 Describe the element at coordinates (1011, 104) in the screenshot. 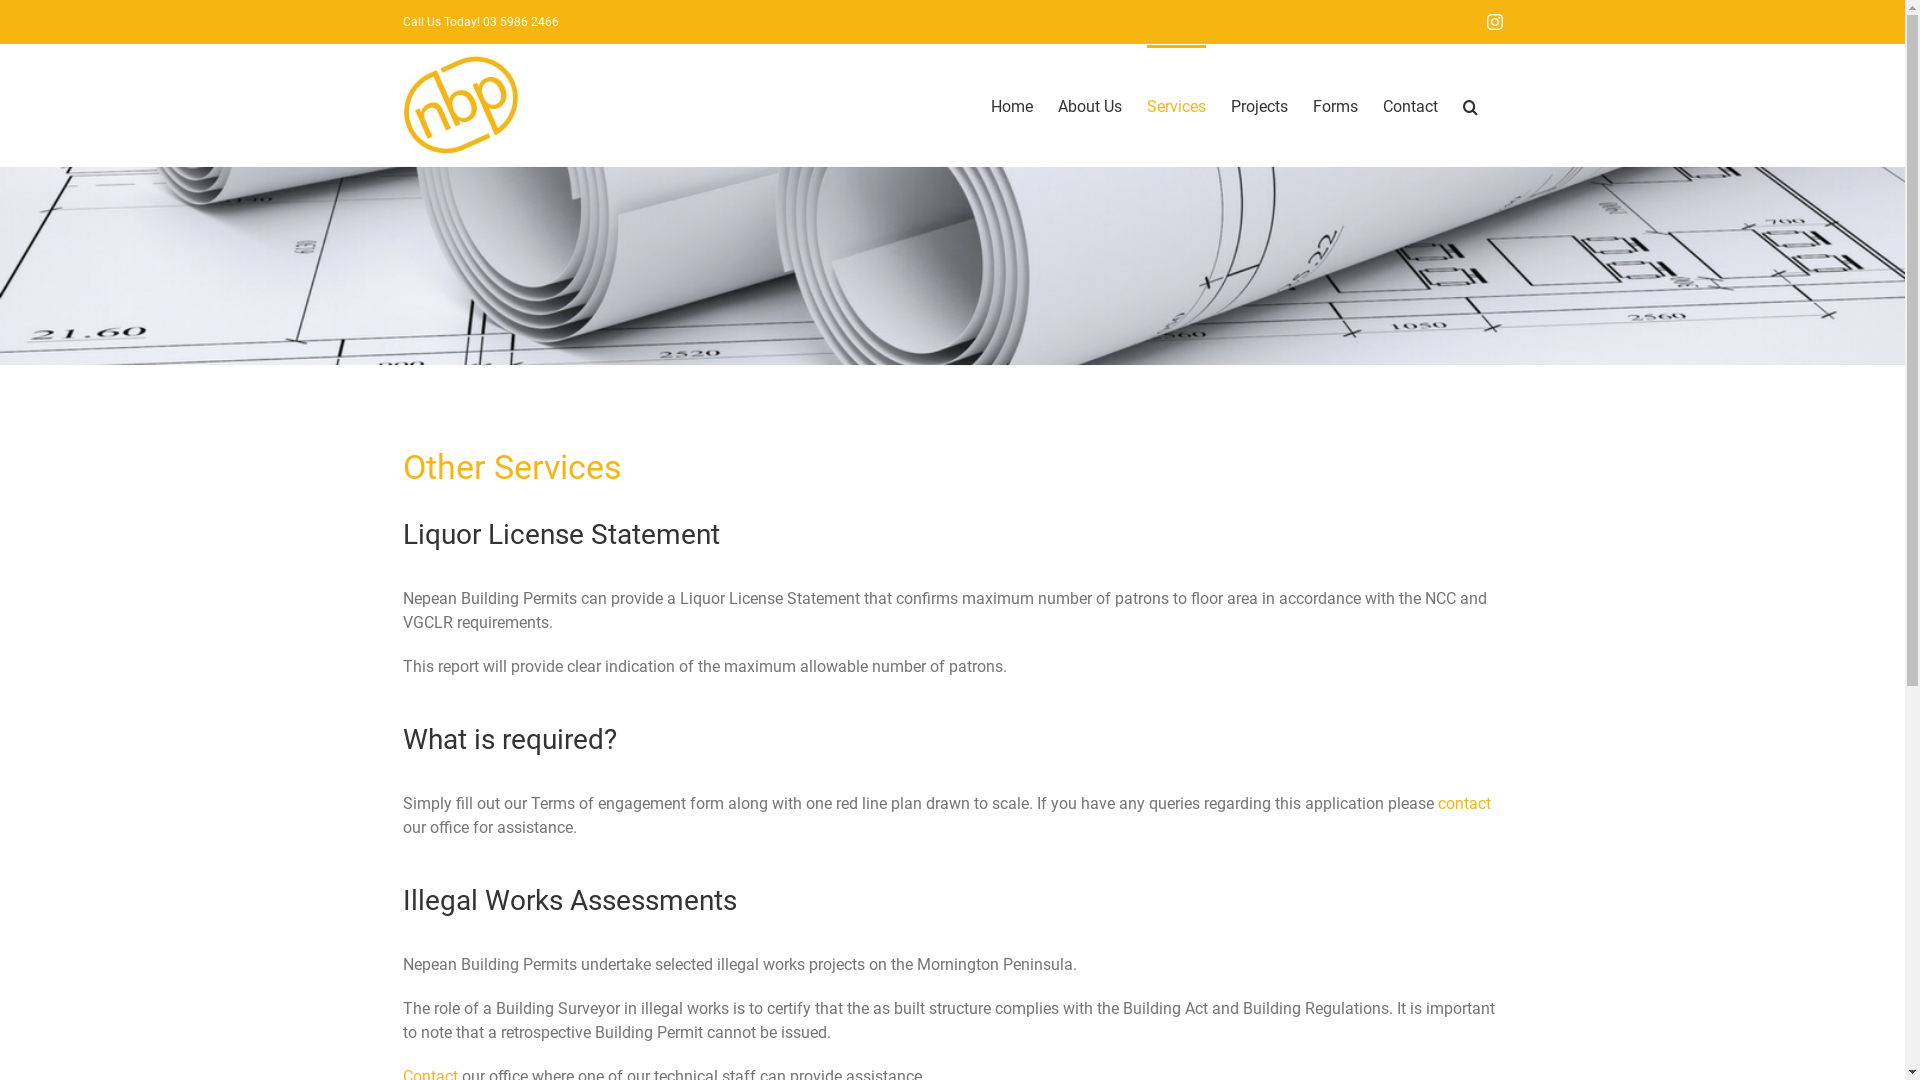

I see `'Home'` at that location.